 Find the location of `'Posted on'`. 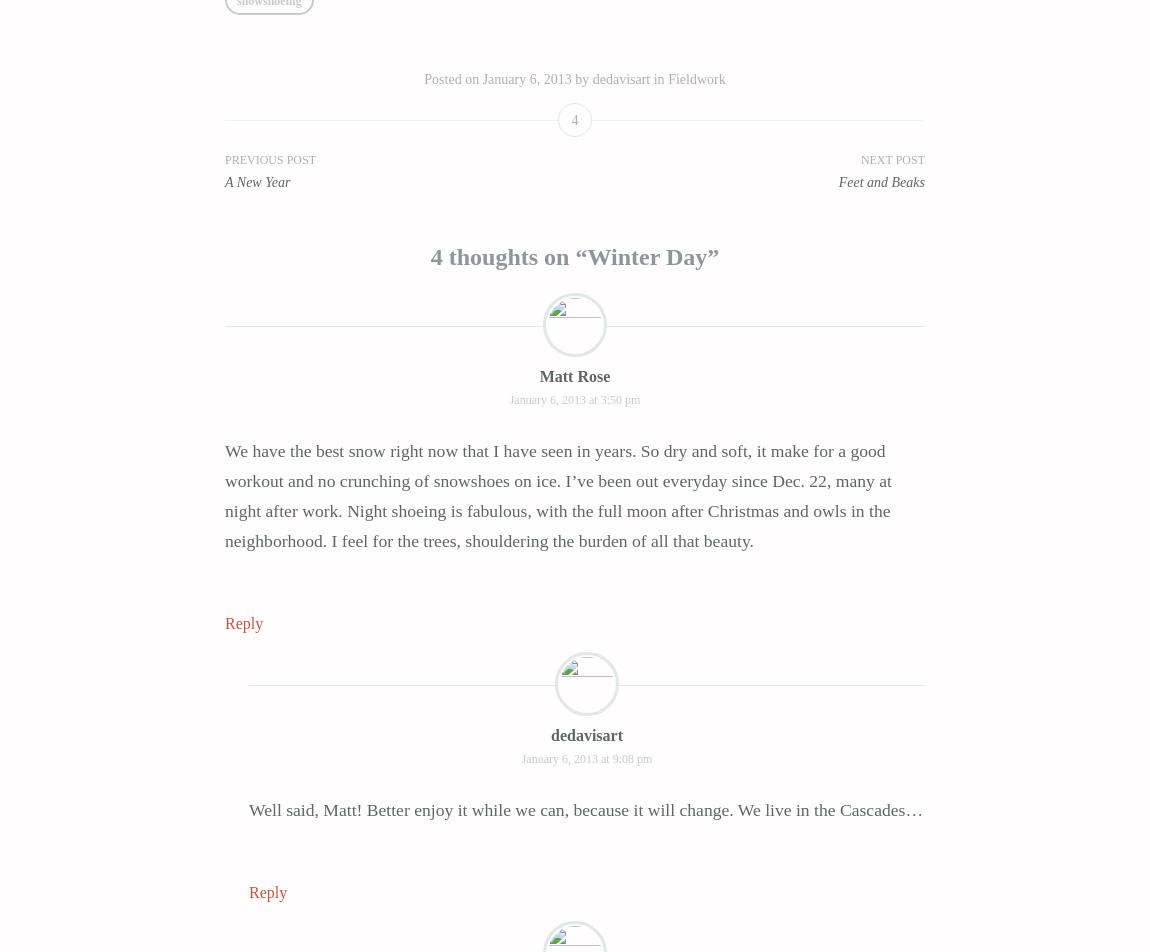

'Posted on' is located at coordinates (424, 78).